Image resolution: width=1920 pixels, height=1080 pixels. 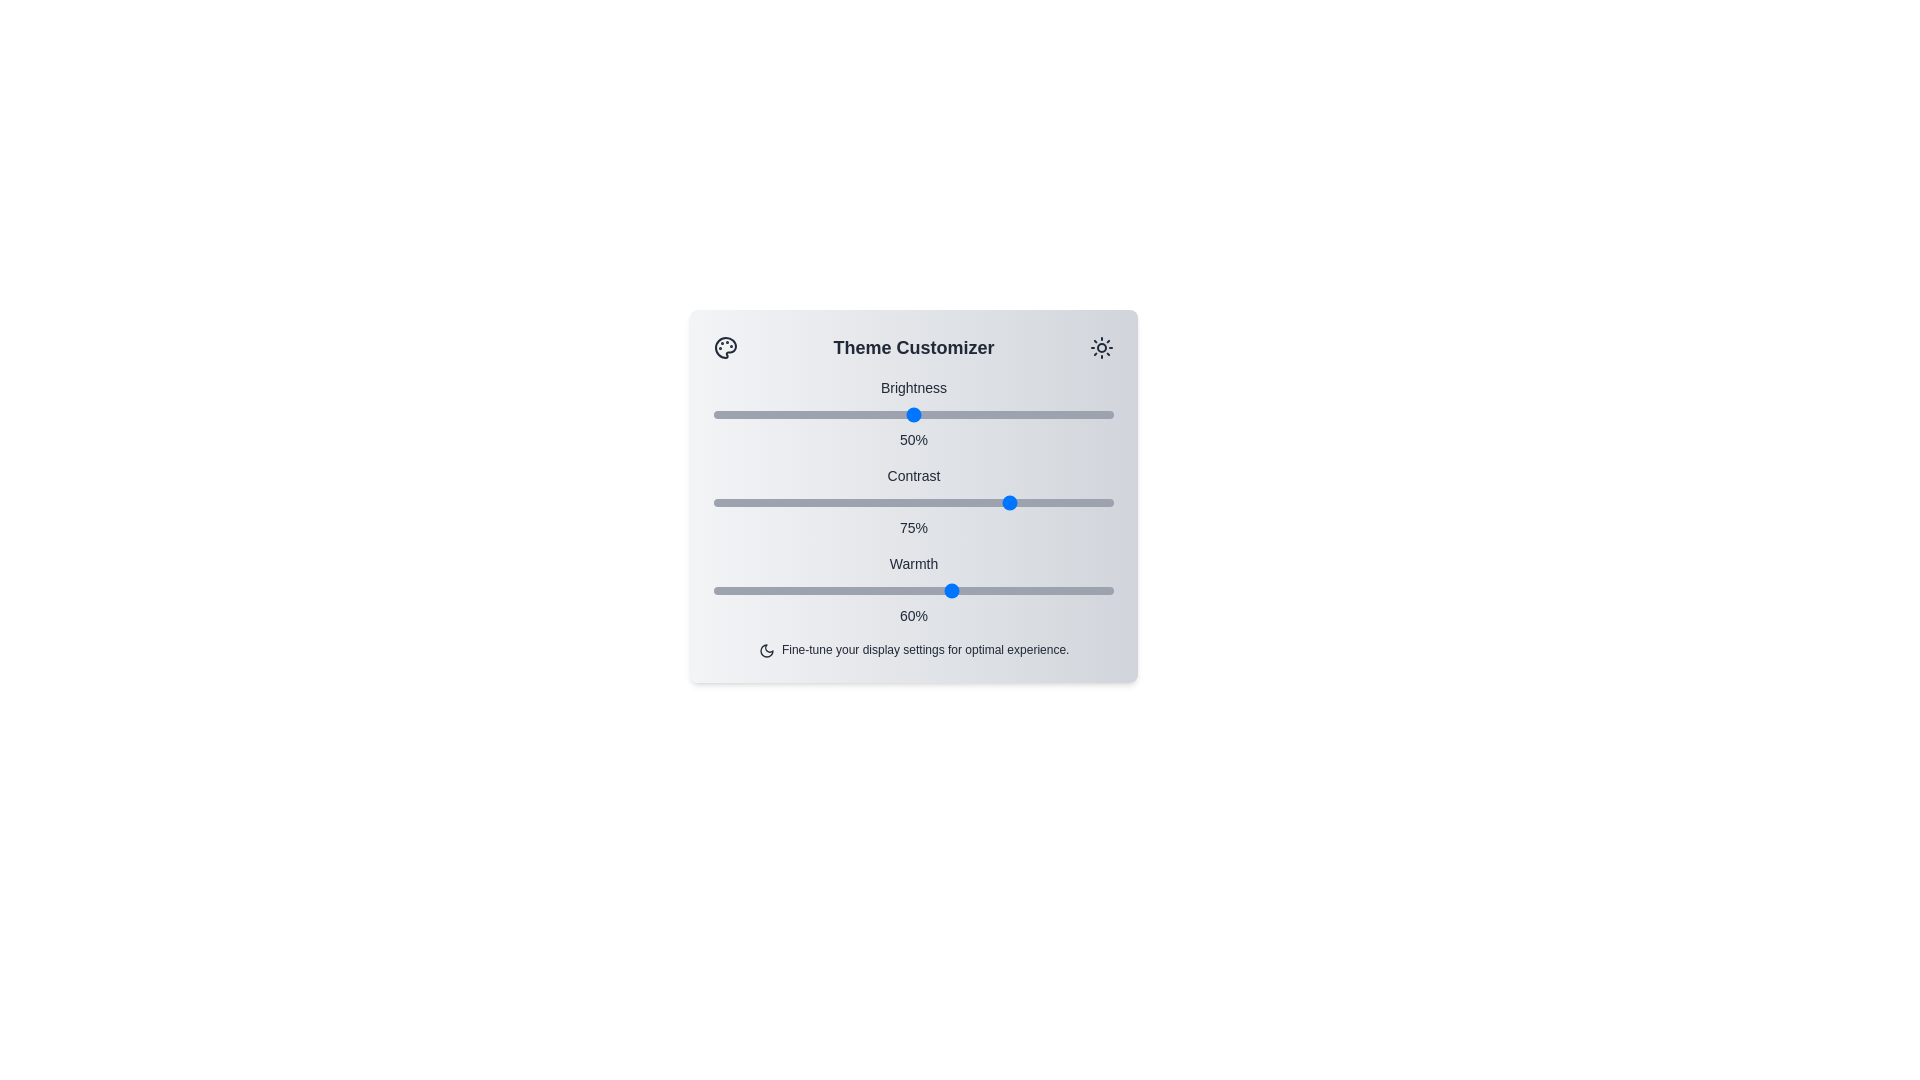 I want to click on the contrast slider to 75, so click(x=1013, y=501).